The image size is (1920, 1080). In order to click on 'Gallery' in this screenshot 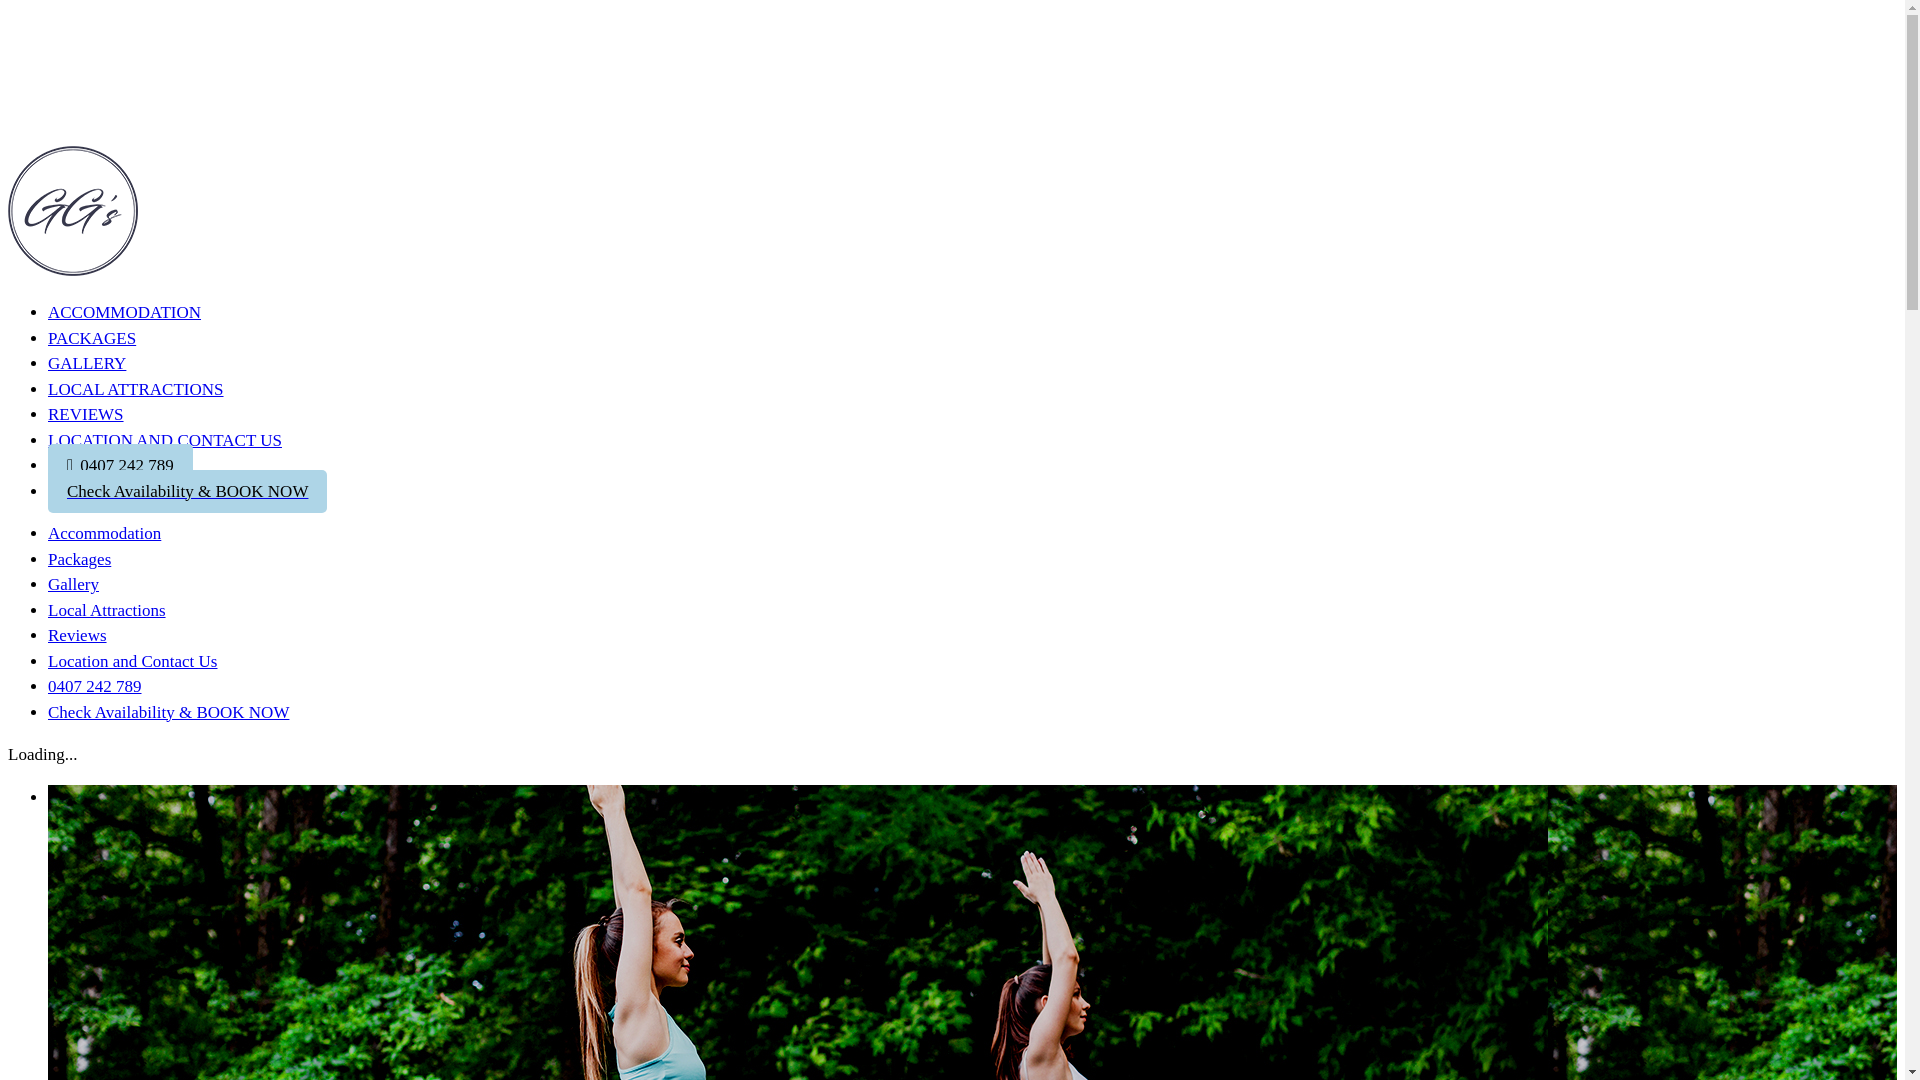, I will do `click(48, 584)`.